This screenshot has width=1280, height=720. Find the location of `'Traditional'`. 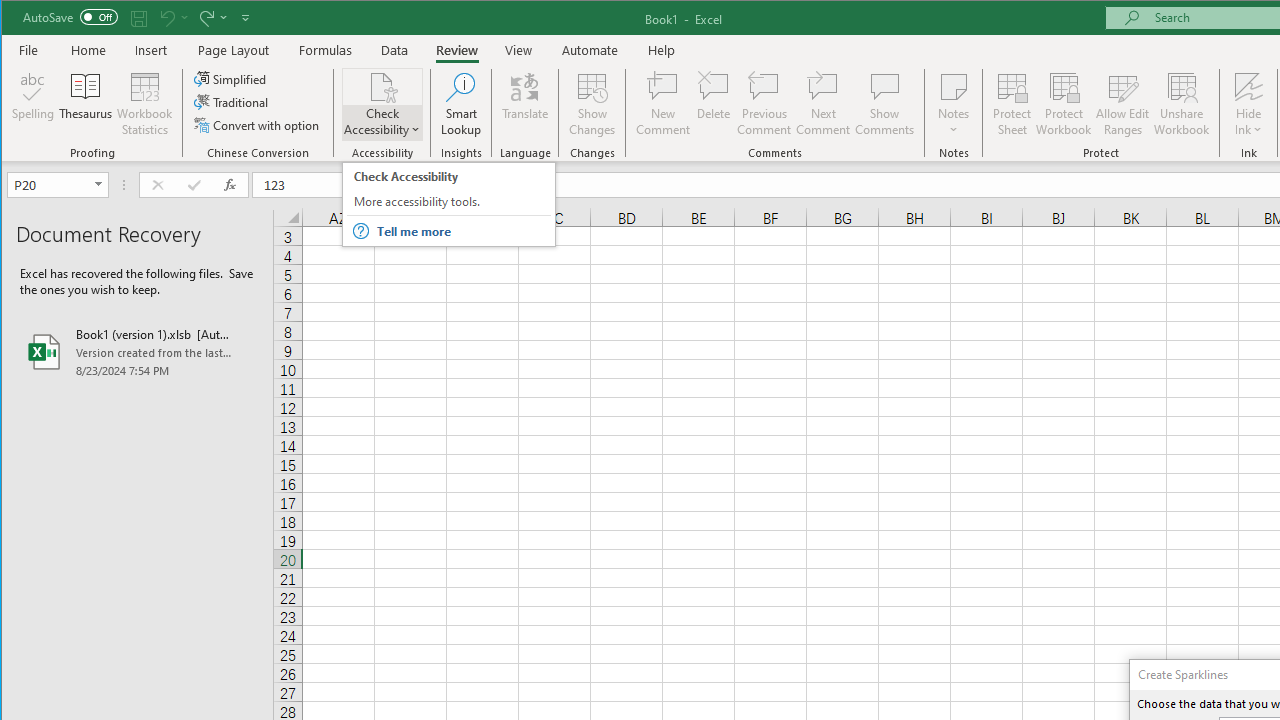

'Traditional' is located at coordinates (232, 102).